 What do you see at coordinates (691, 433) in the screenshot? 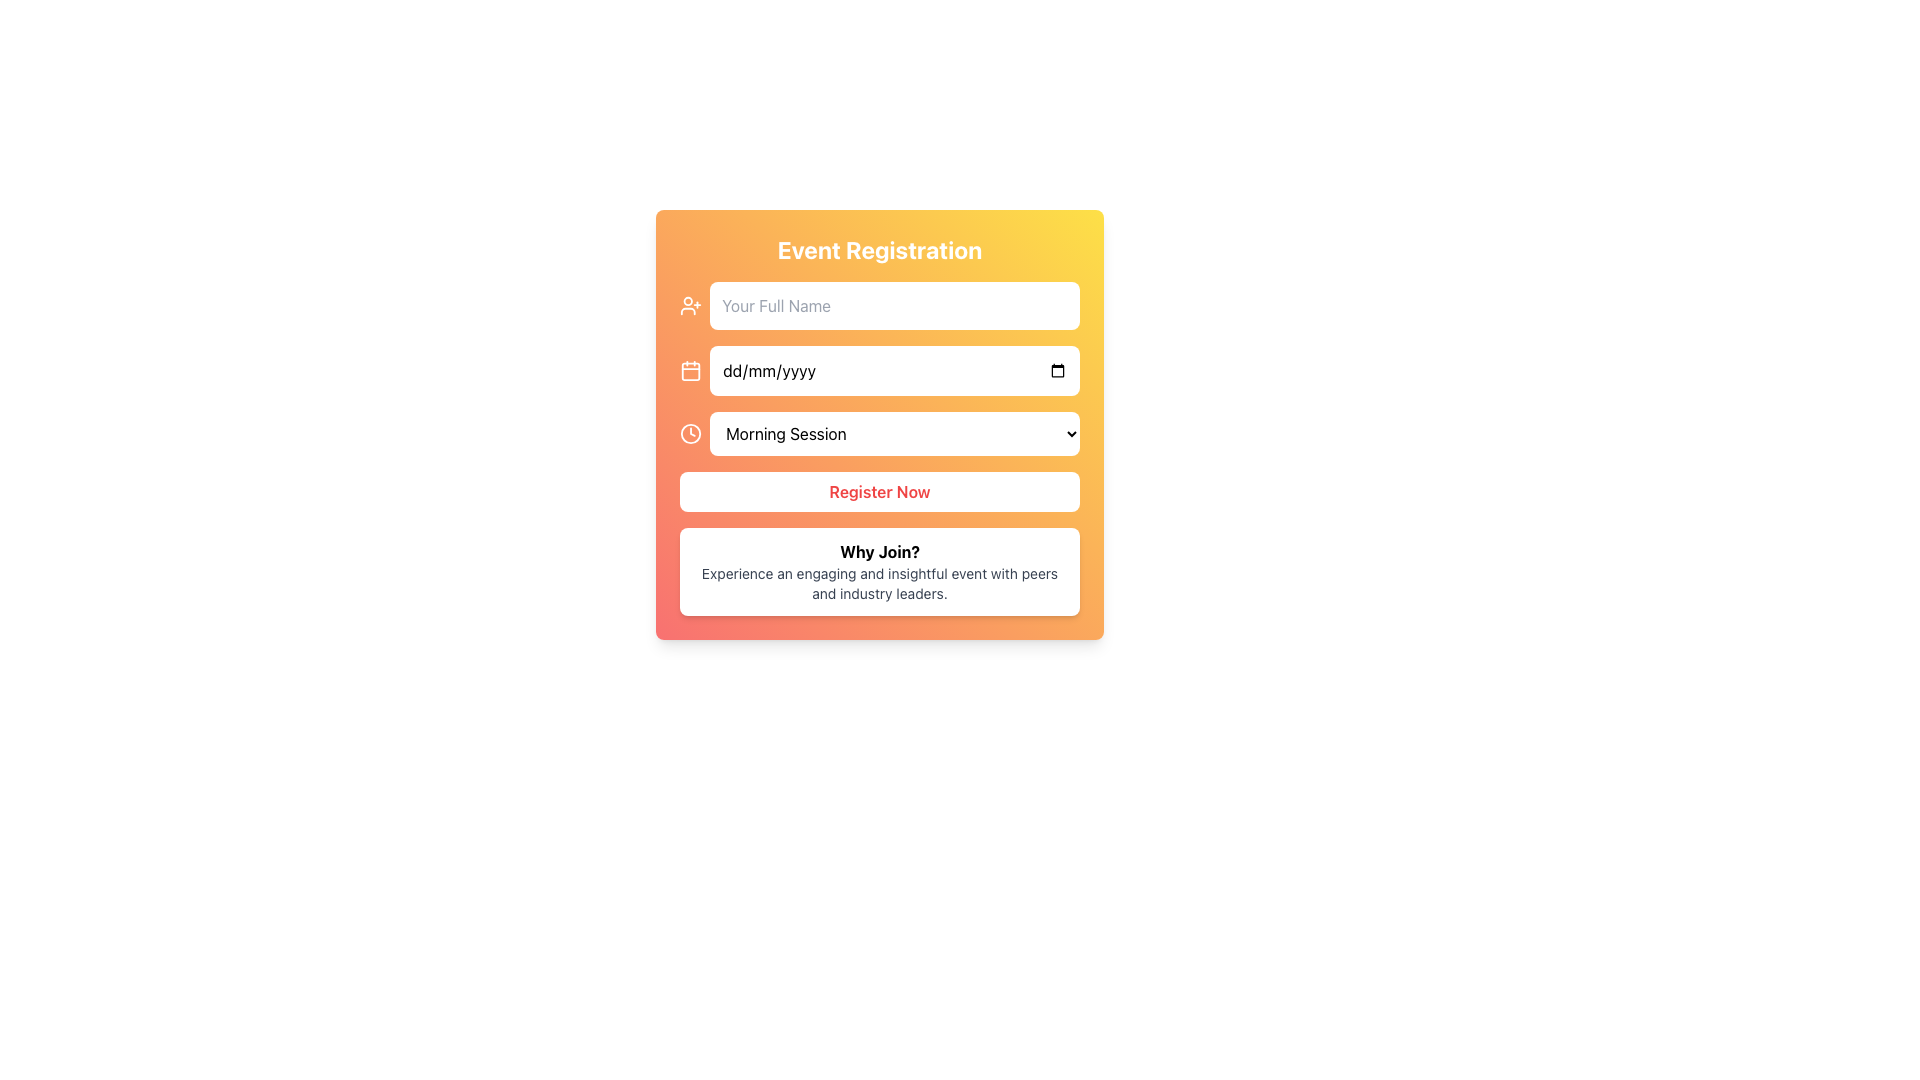
I see `the decorative icon symbolizing time or session selection located to the left of the 'Morning Session' dropdown input field` at bounding box center [691, 433].